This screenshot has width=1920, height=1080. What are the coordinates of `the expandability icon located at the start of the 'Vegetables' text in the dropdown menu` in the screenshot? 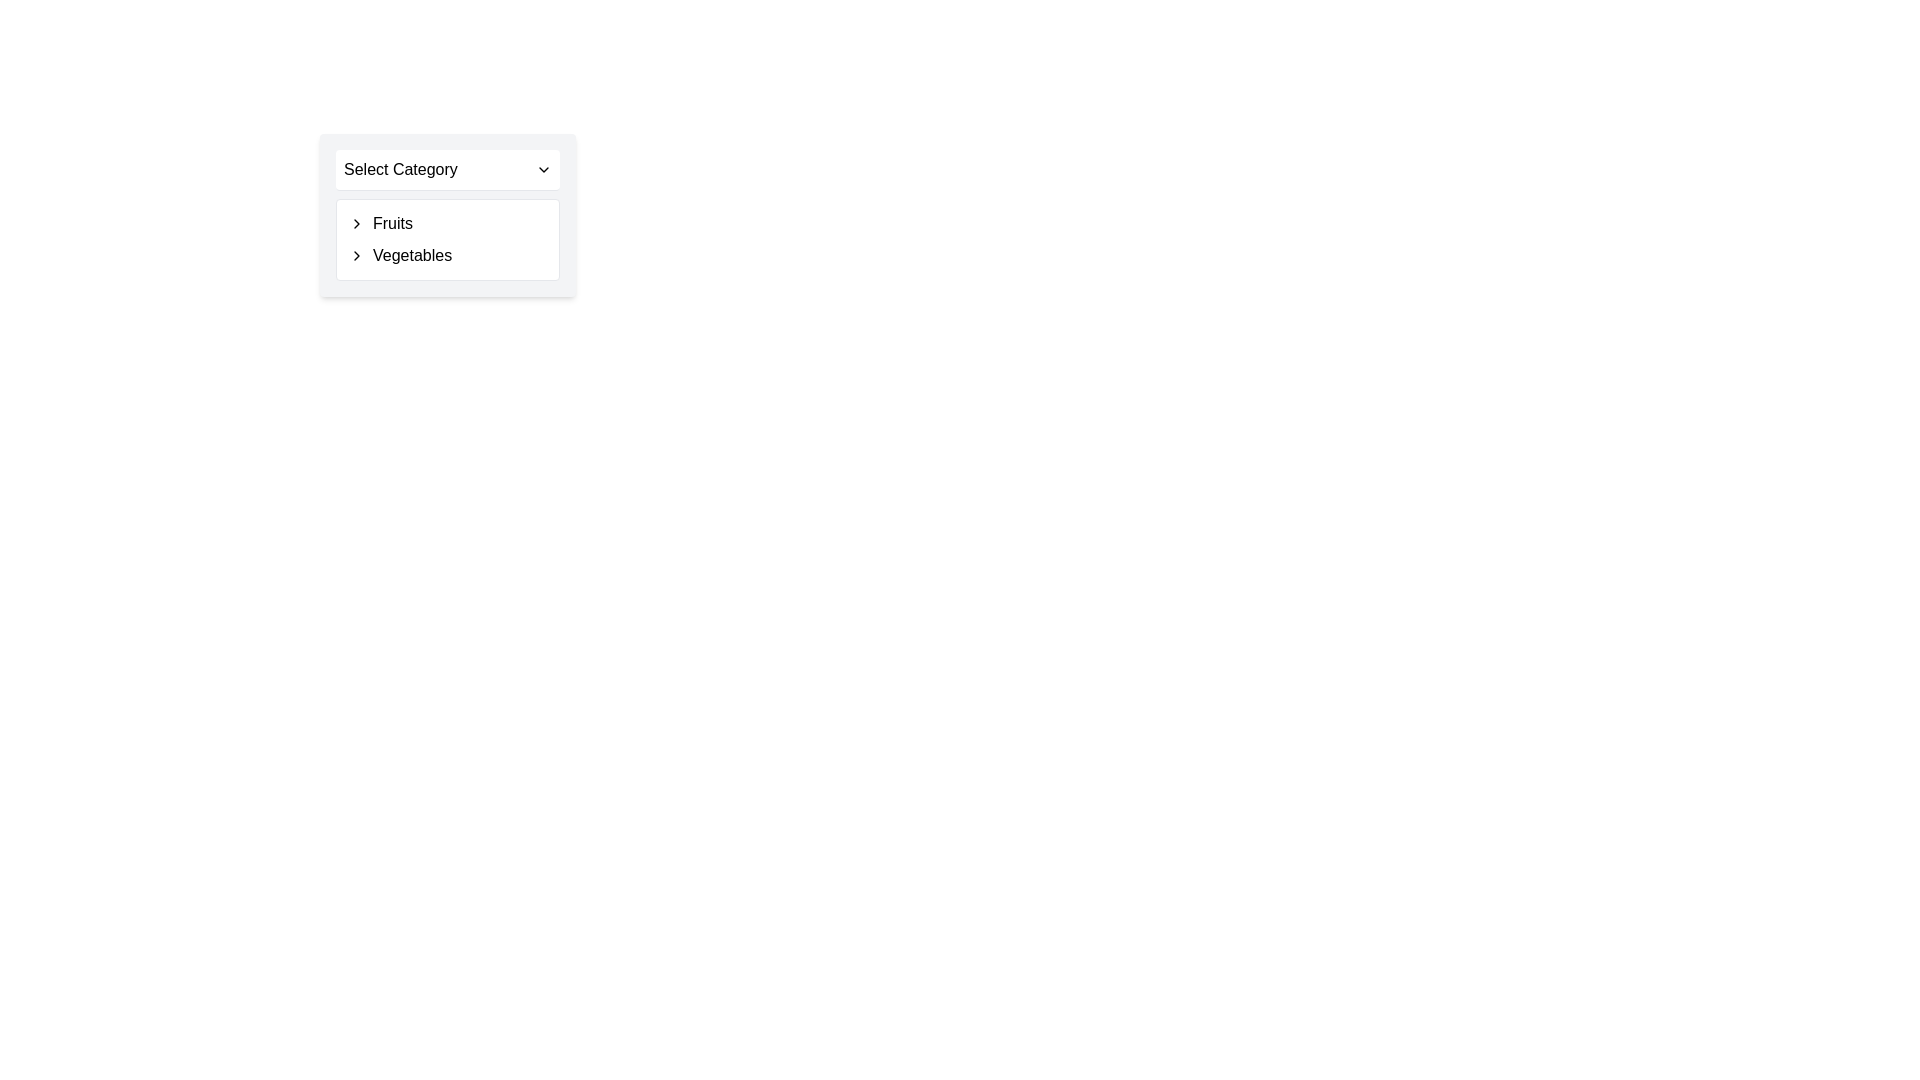 It's located at (356, 254).